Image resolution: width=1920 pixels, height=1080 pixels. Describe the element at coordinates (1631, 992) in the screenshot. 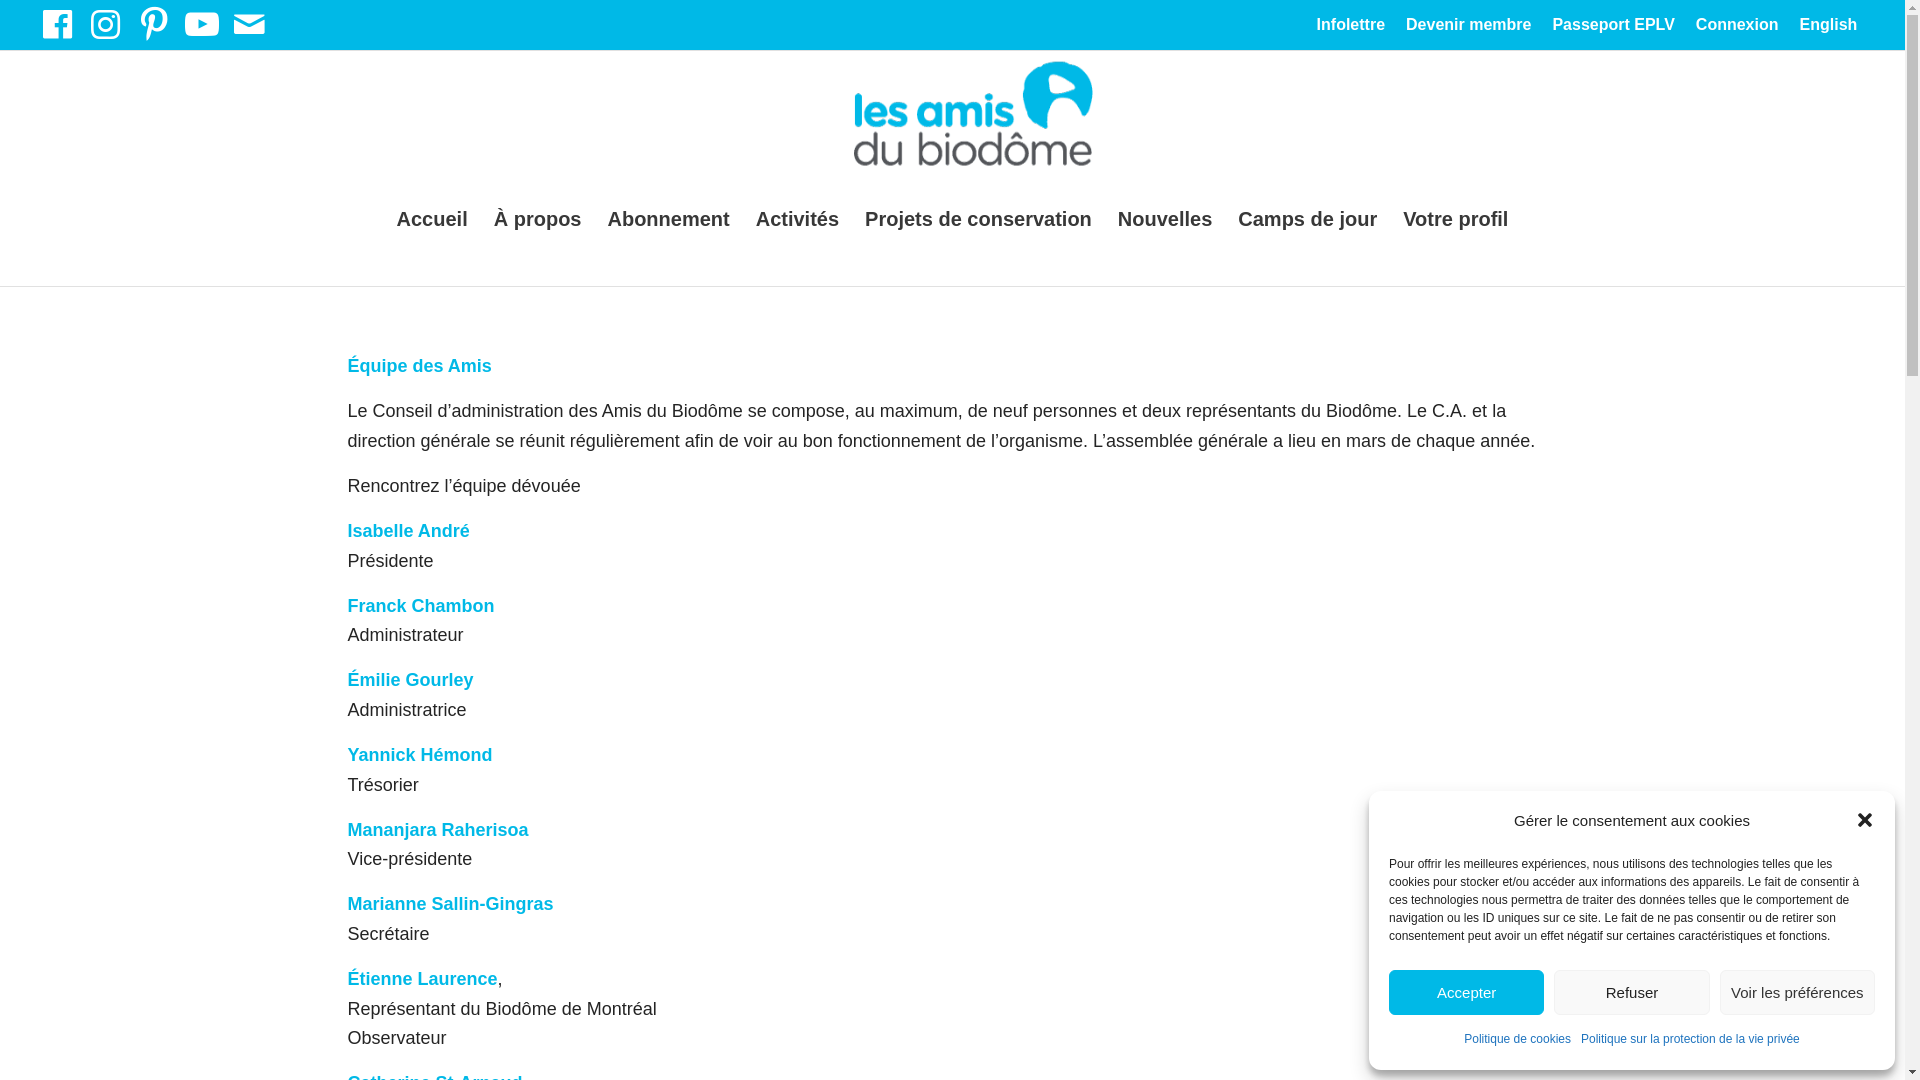

I see `'Refuser'` at that location.